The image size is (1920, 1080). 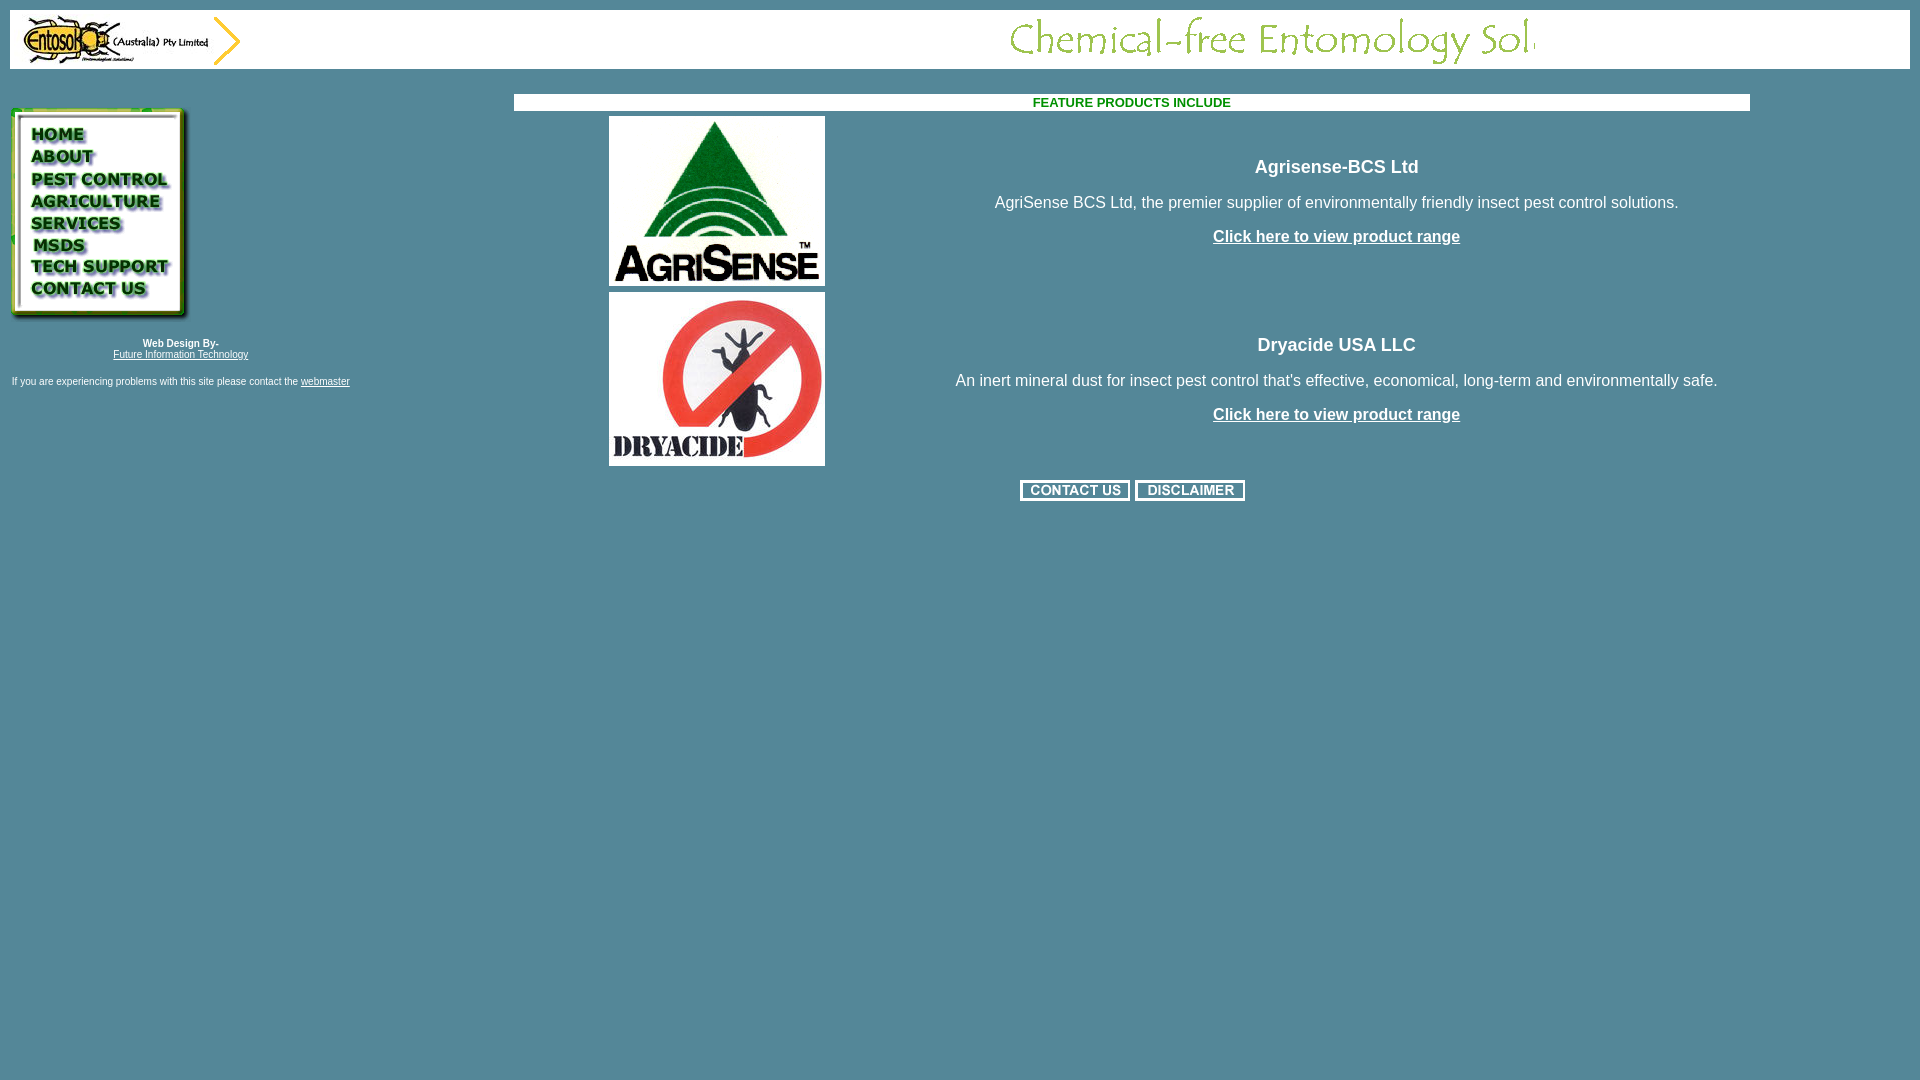 What do you see at coordinates (180, 353) in the screenshot?
I see `'Future Information Technology'` at bounding box center [180, 353].